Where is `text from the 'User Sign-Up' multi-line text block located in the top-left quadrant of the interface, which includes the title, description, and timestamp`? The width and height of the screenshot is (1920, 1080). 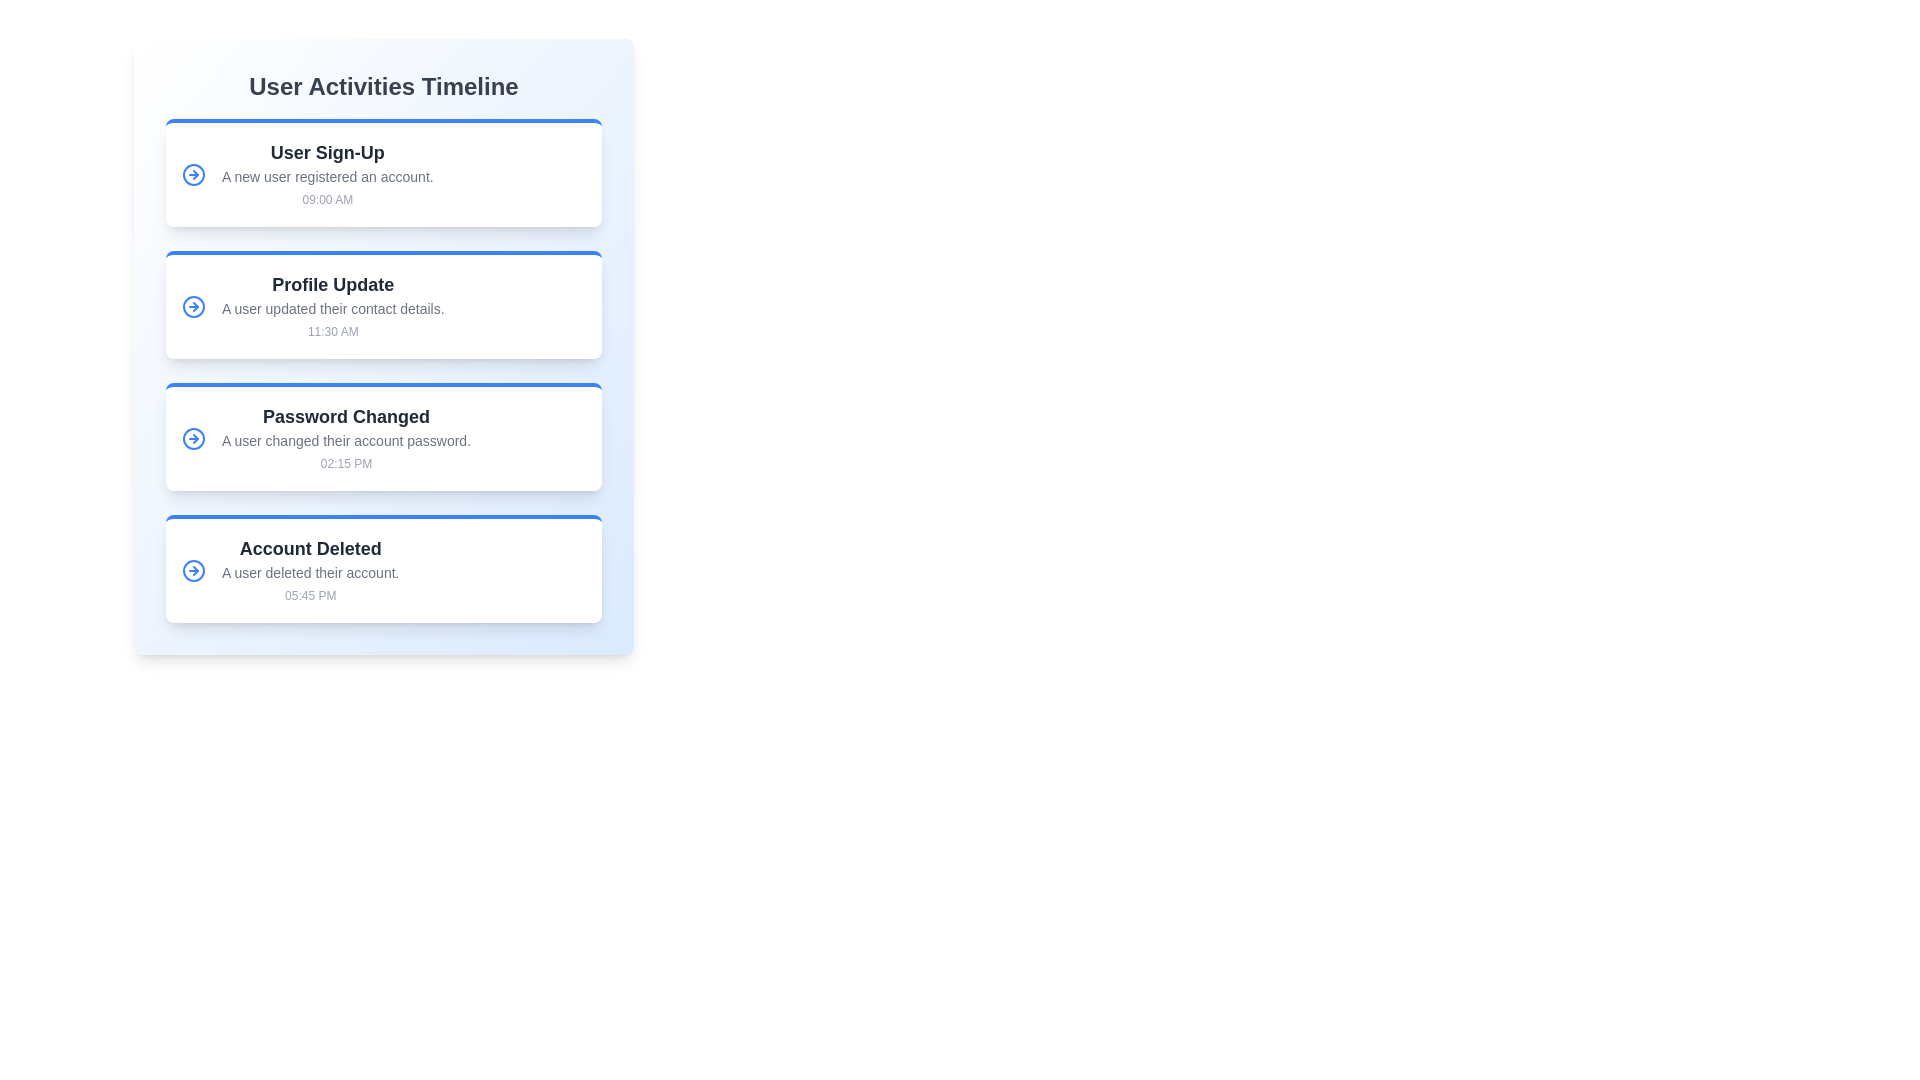 text from the 'User Sign-Up' multi-line text block located in the top-left quadrant of the interface, which includes the title, description, and timestamp is located at coordinates (327, 173).